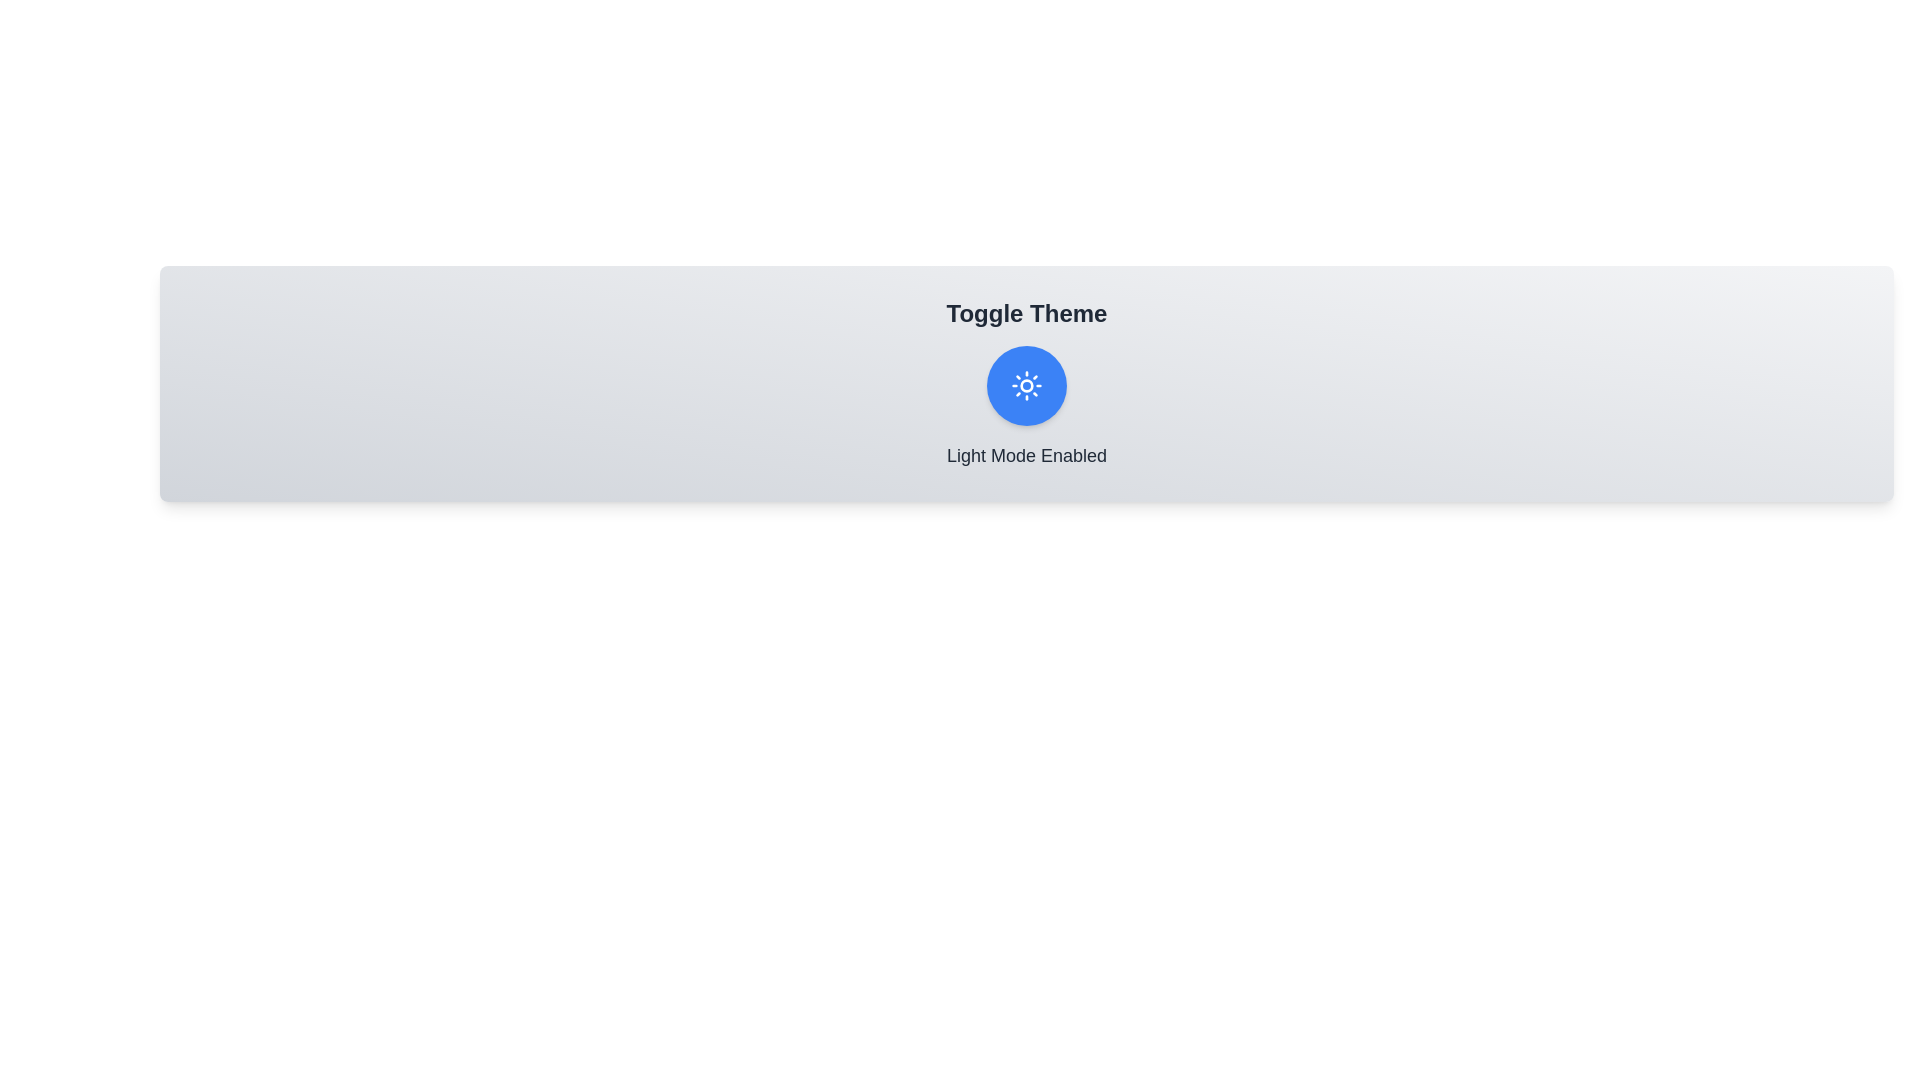  What do you see at coordinates (1027, 385) in the screenshot?
I see `the theme toggle button to toggle the theme` at bounding box center [1027, 385].